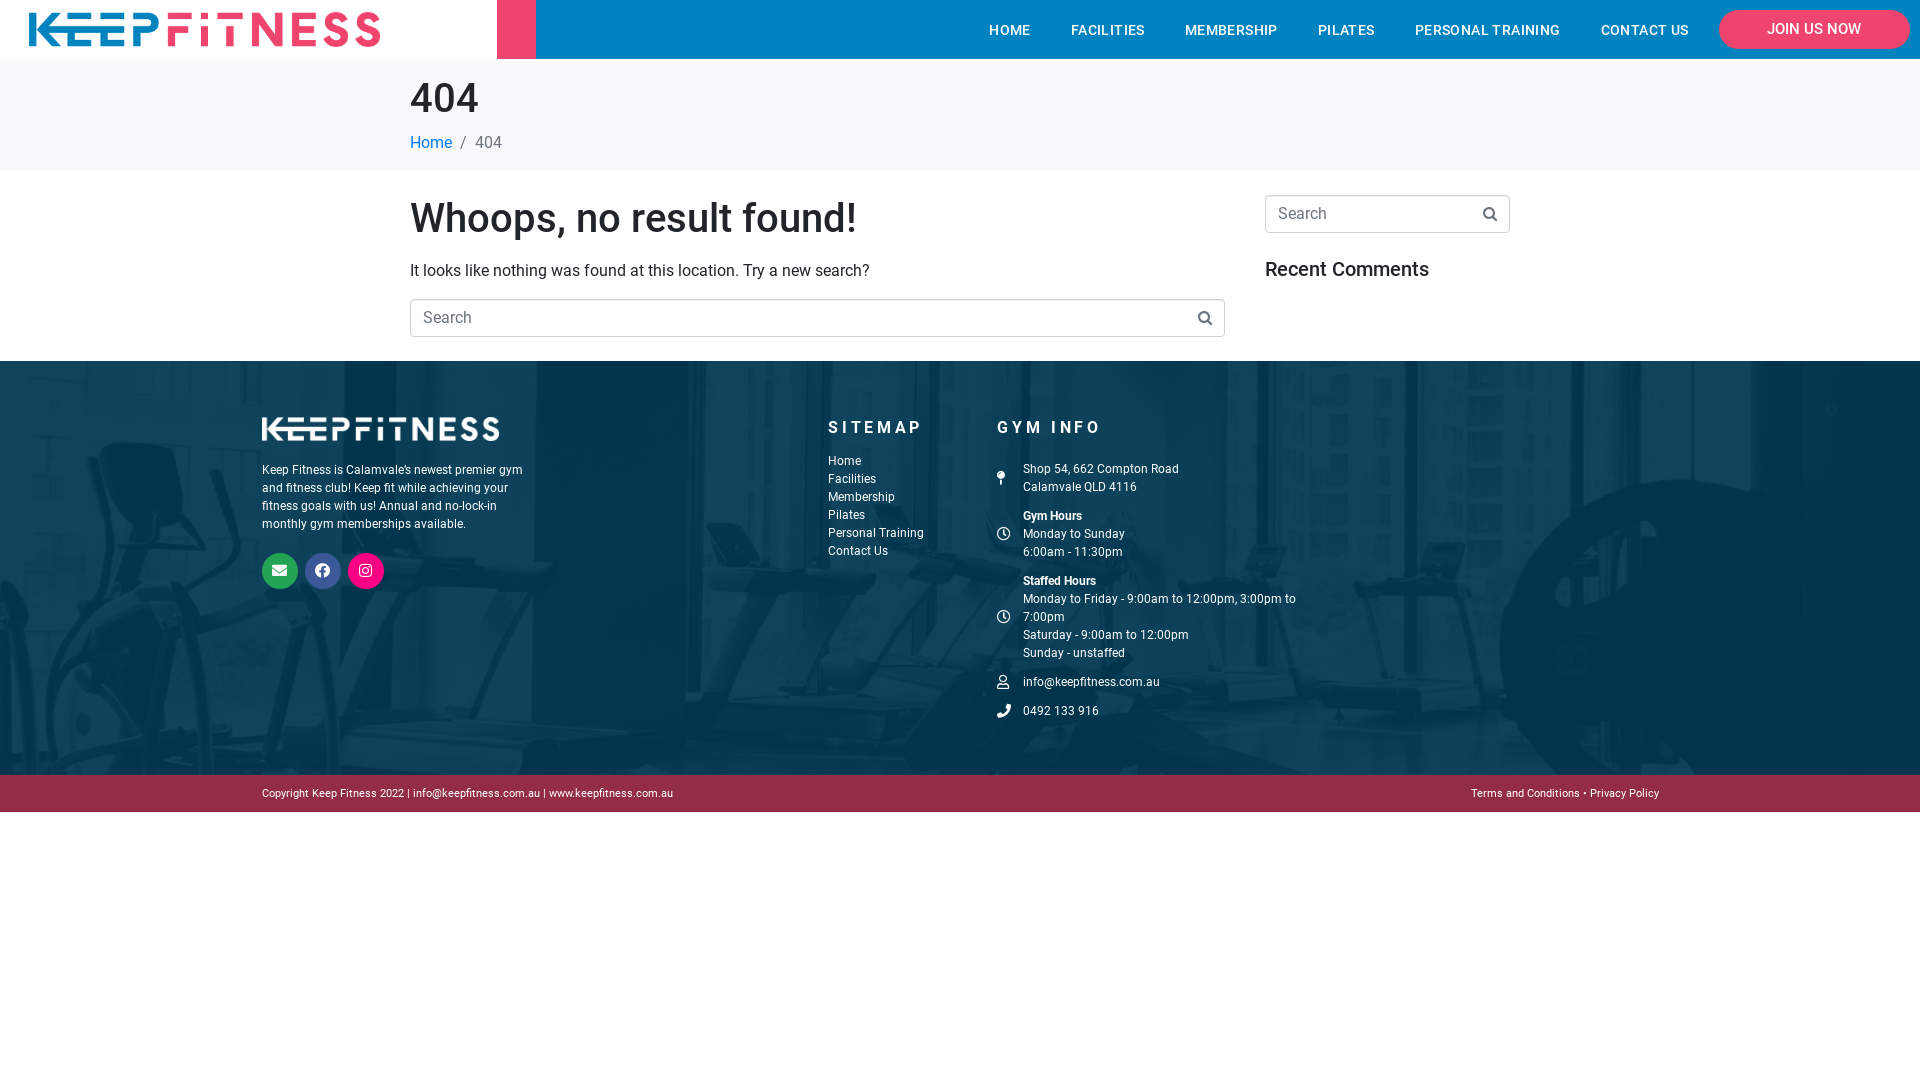 The width and height of the screenshot is (1920, 1080). What do you see at coordinates (1624, 792) in the screenshot?
I see `'Privacy Policy'` at bounding box center [1624, 792].